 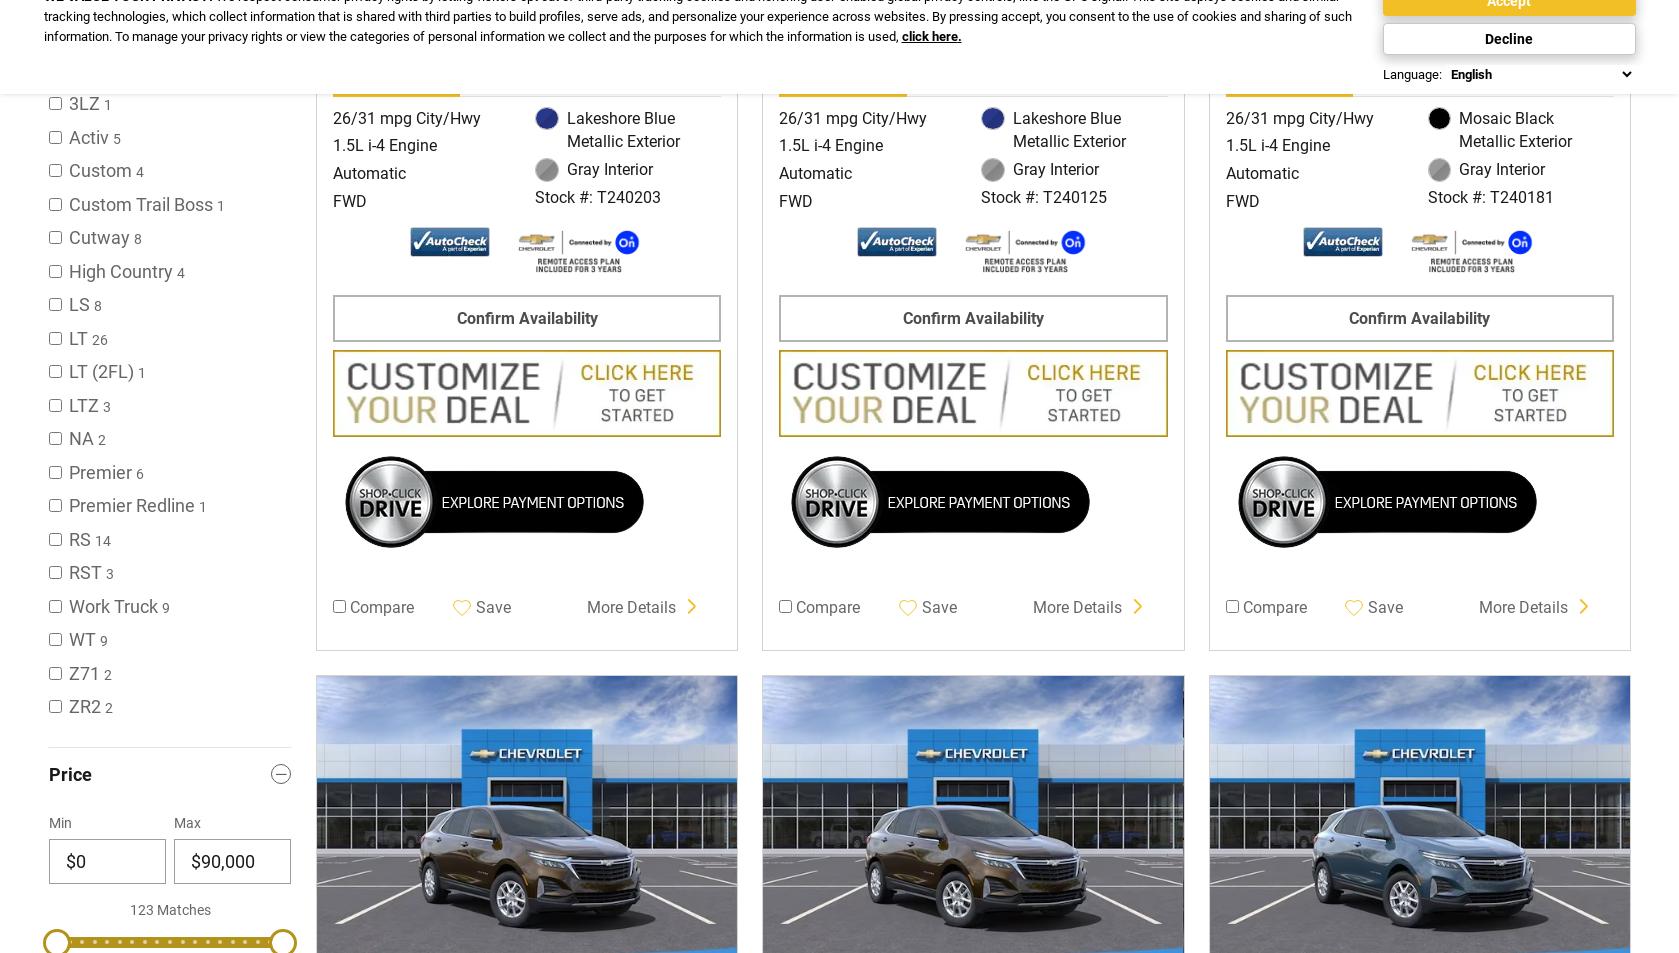 I want to click on 'Stock #: T240125', so click(x=980, y=195).